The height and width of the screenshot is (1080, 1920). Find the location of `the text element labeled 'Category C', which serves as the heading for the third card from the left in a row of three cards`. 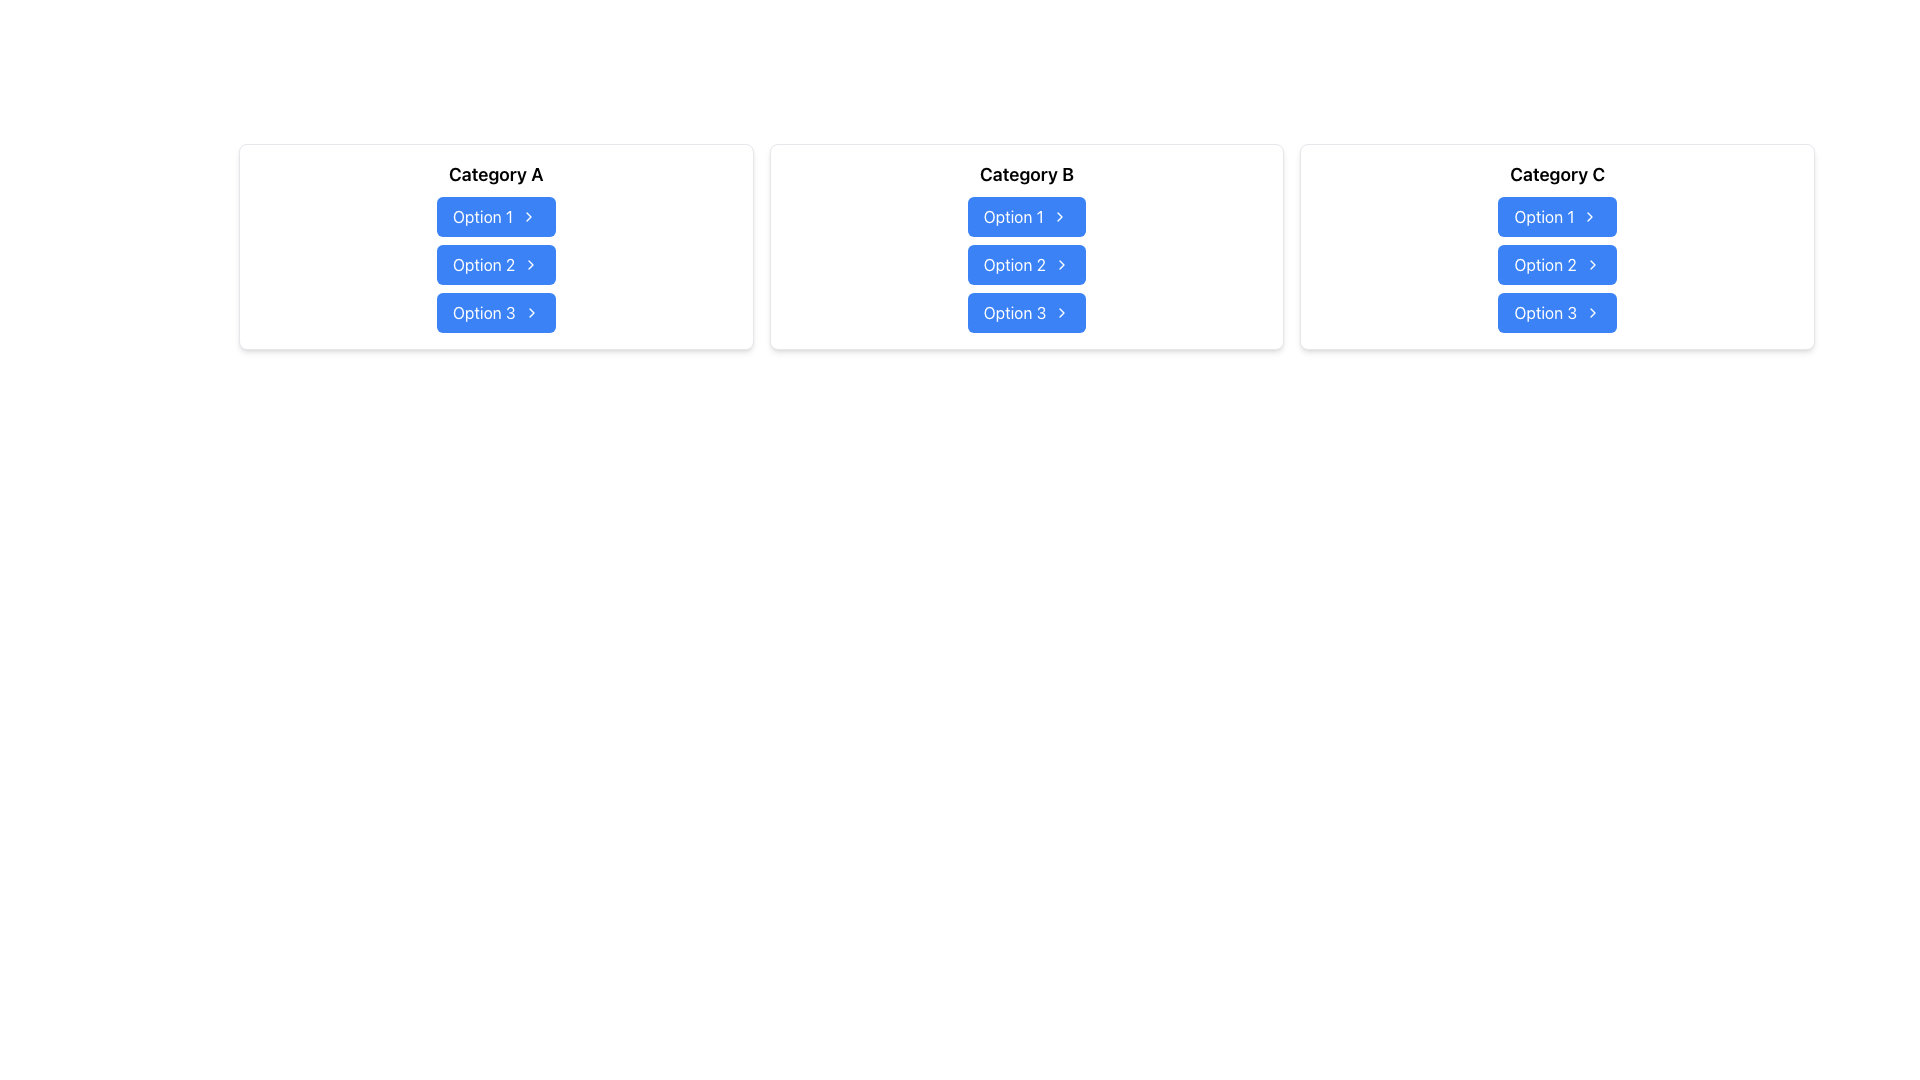

the text element labeled 'Category C', which serves as the heading for the third card from the left in a row of three cards is located at coordinates (1556, 173).